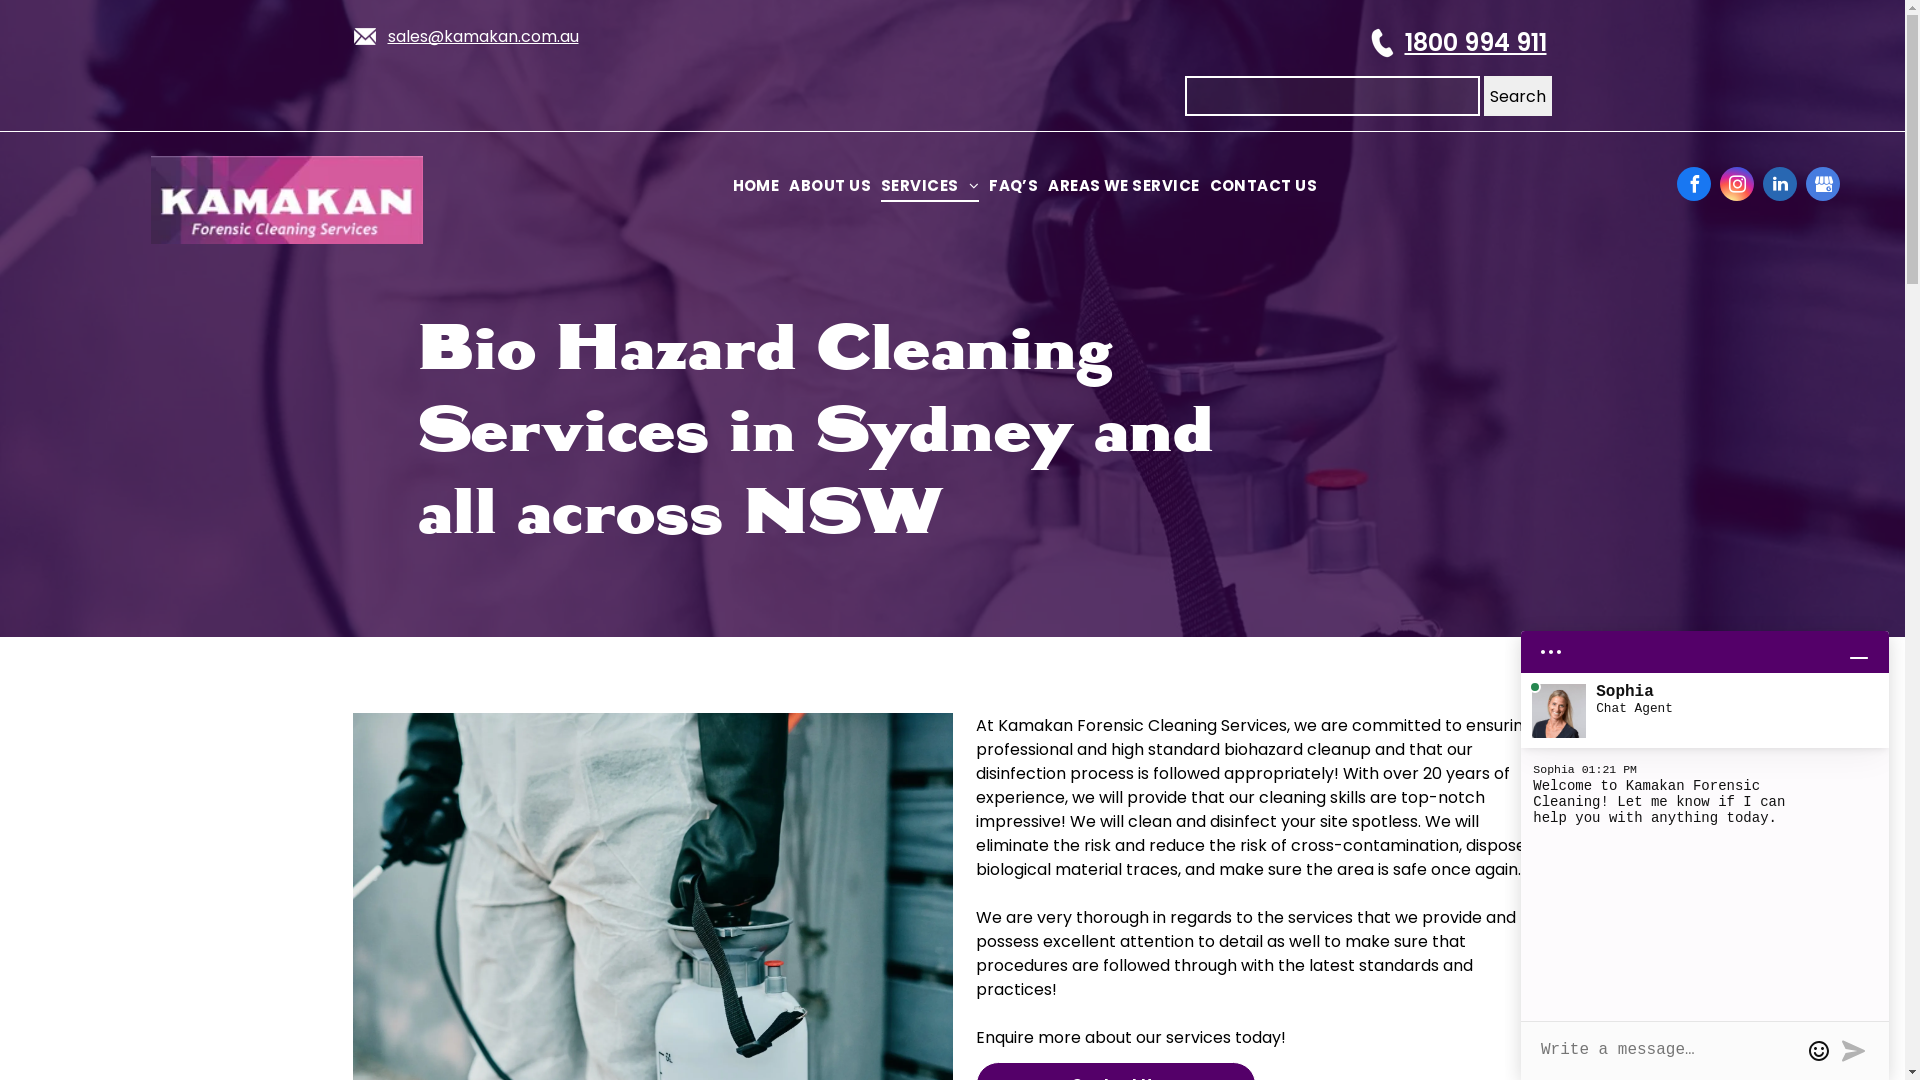 The image size is (1920, 1080). I want to click on 'CONTACT US', so click(1203, 186).